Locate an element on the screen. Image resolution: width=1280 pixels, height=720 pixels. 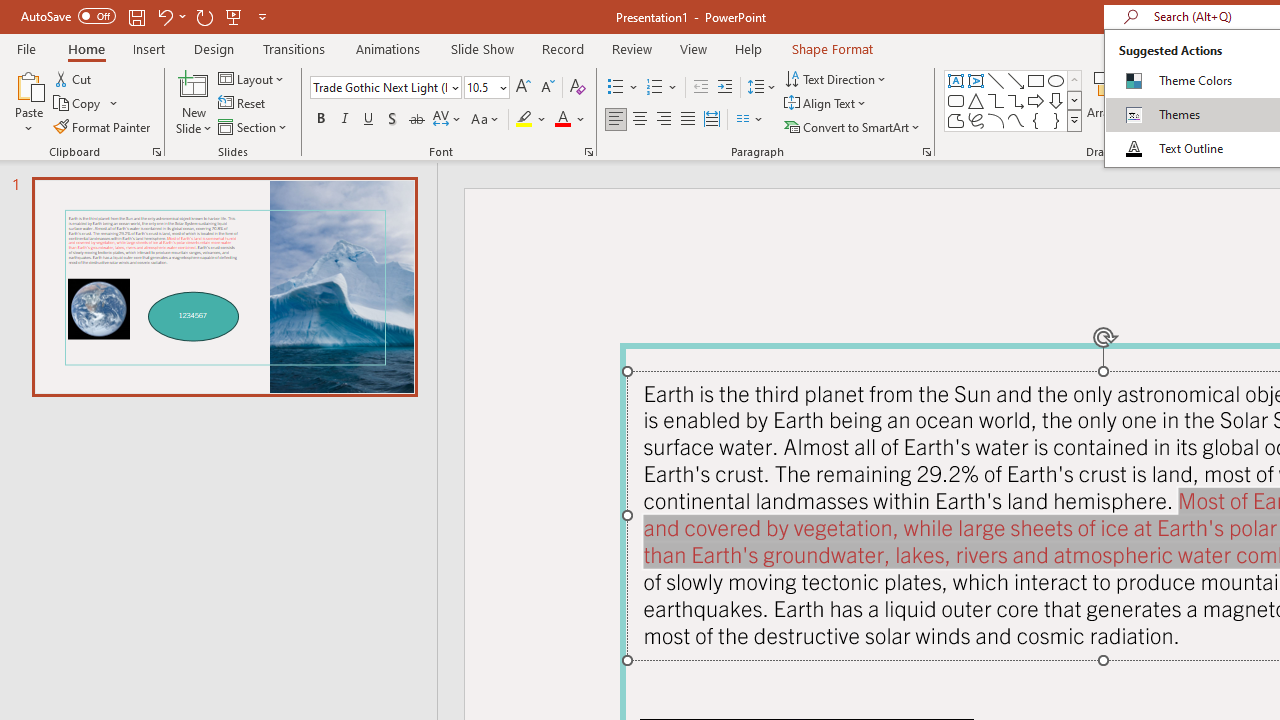
'Shape Format' is located at coordinates (832, 48).